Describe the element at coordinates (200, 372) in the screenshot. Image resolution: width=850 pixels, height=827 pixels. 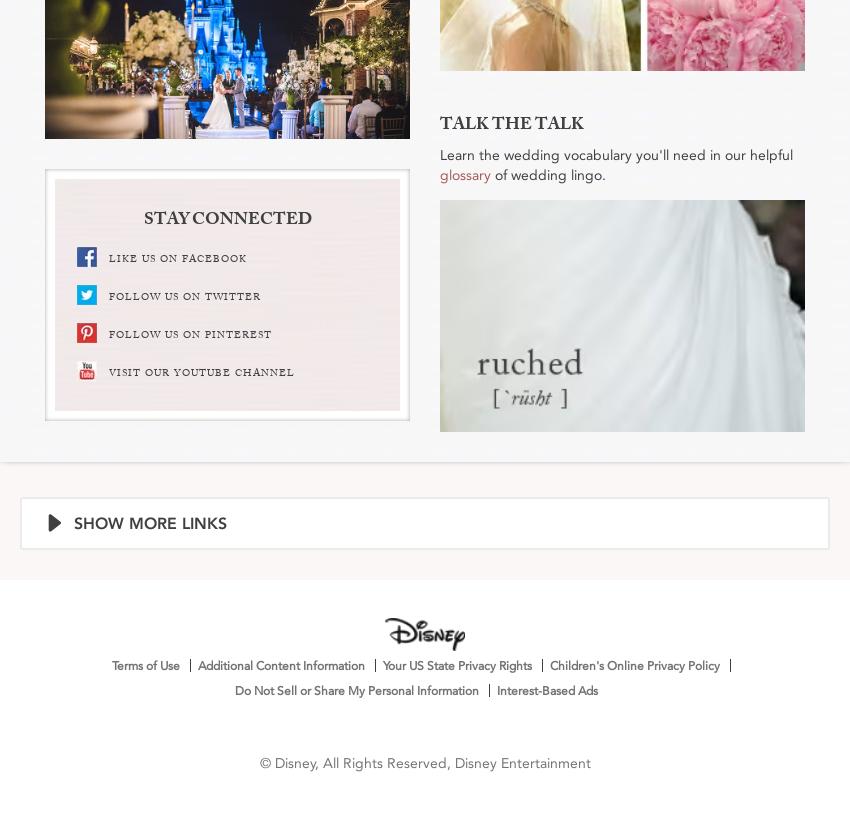
I see `'VISIT OUR YOUTUBE CHANNEL'` at that location.